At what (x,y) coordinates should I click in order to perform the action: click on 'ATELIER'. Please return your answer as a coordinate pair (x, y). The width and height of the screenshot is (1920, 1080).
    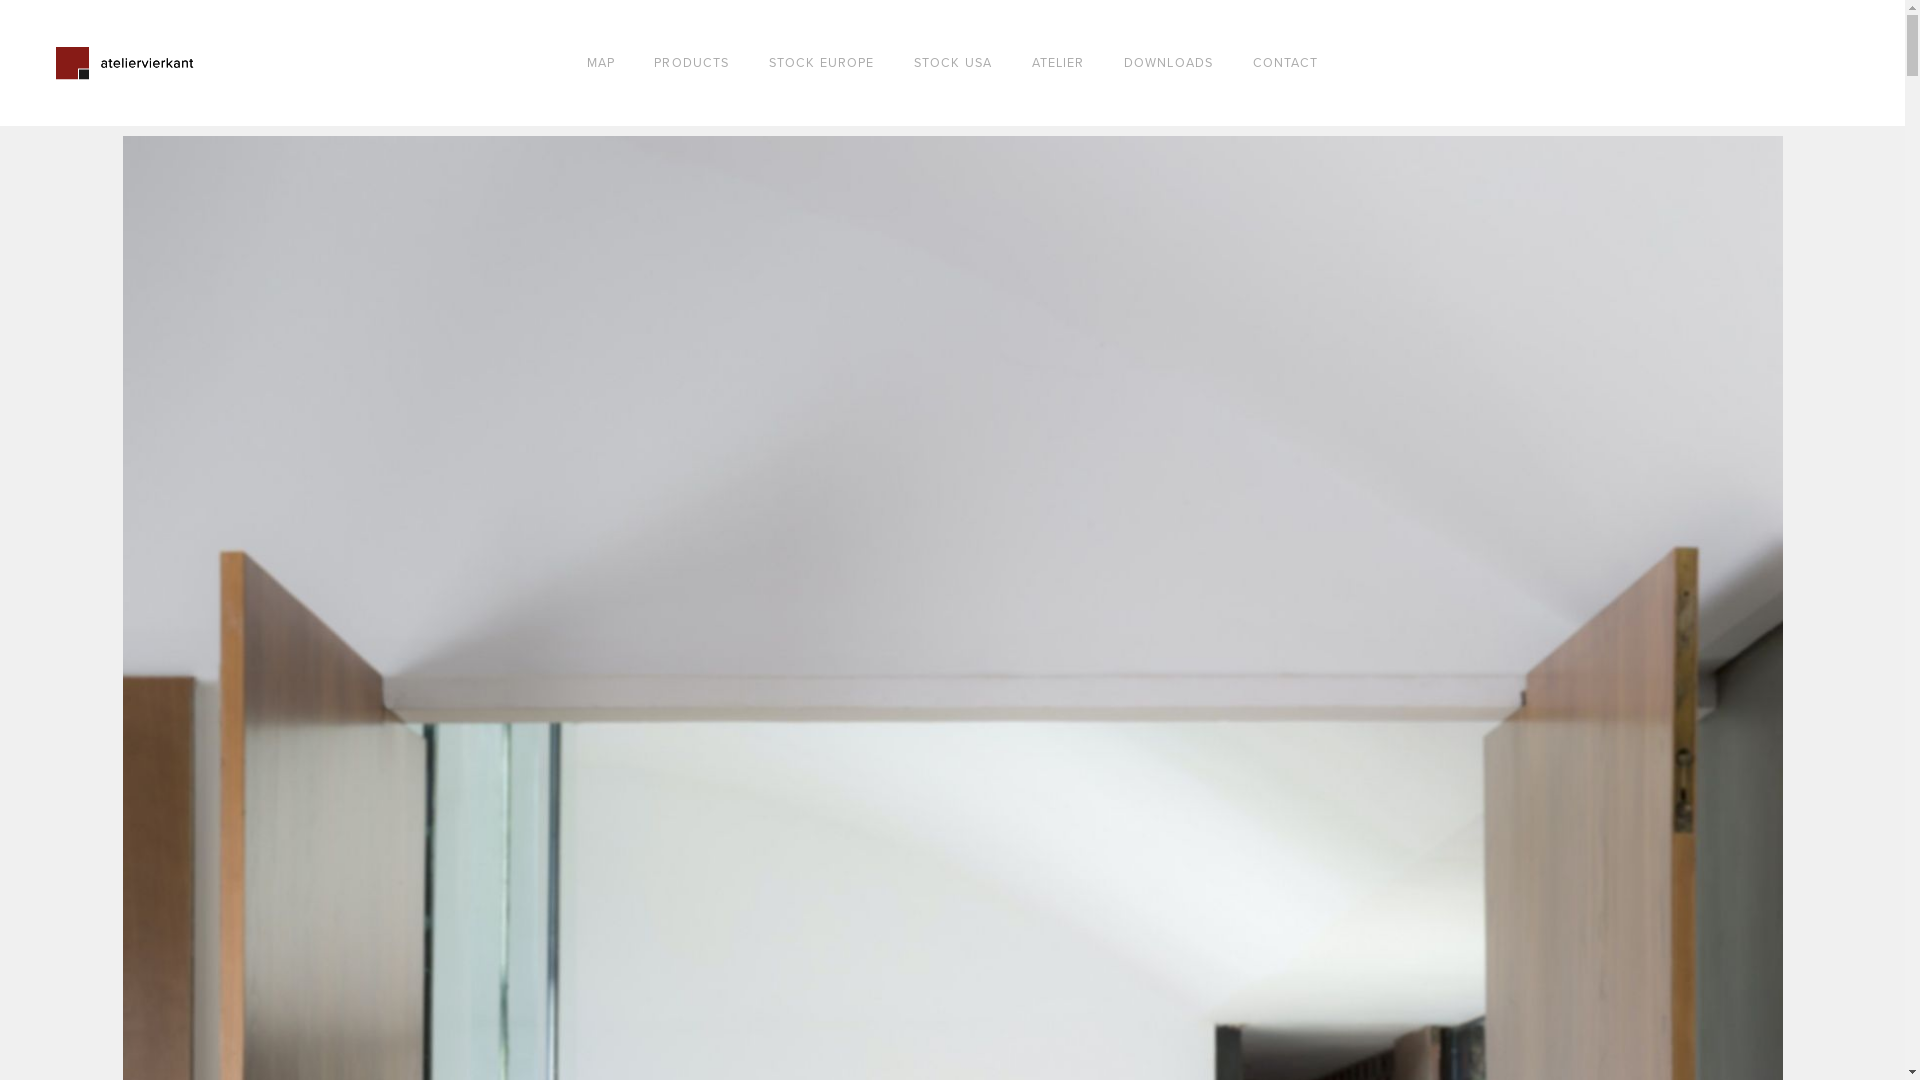
    Looking at the image, I should click on (1057, 62).